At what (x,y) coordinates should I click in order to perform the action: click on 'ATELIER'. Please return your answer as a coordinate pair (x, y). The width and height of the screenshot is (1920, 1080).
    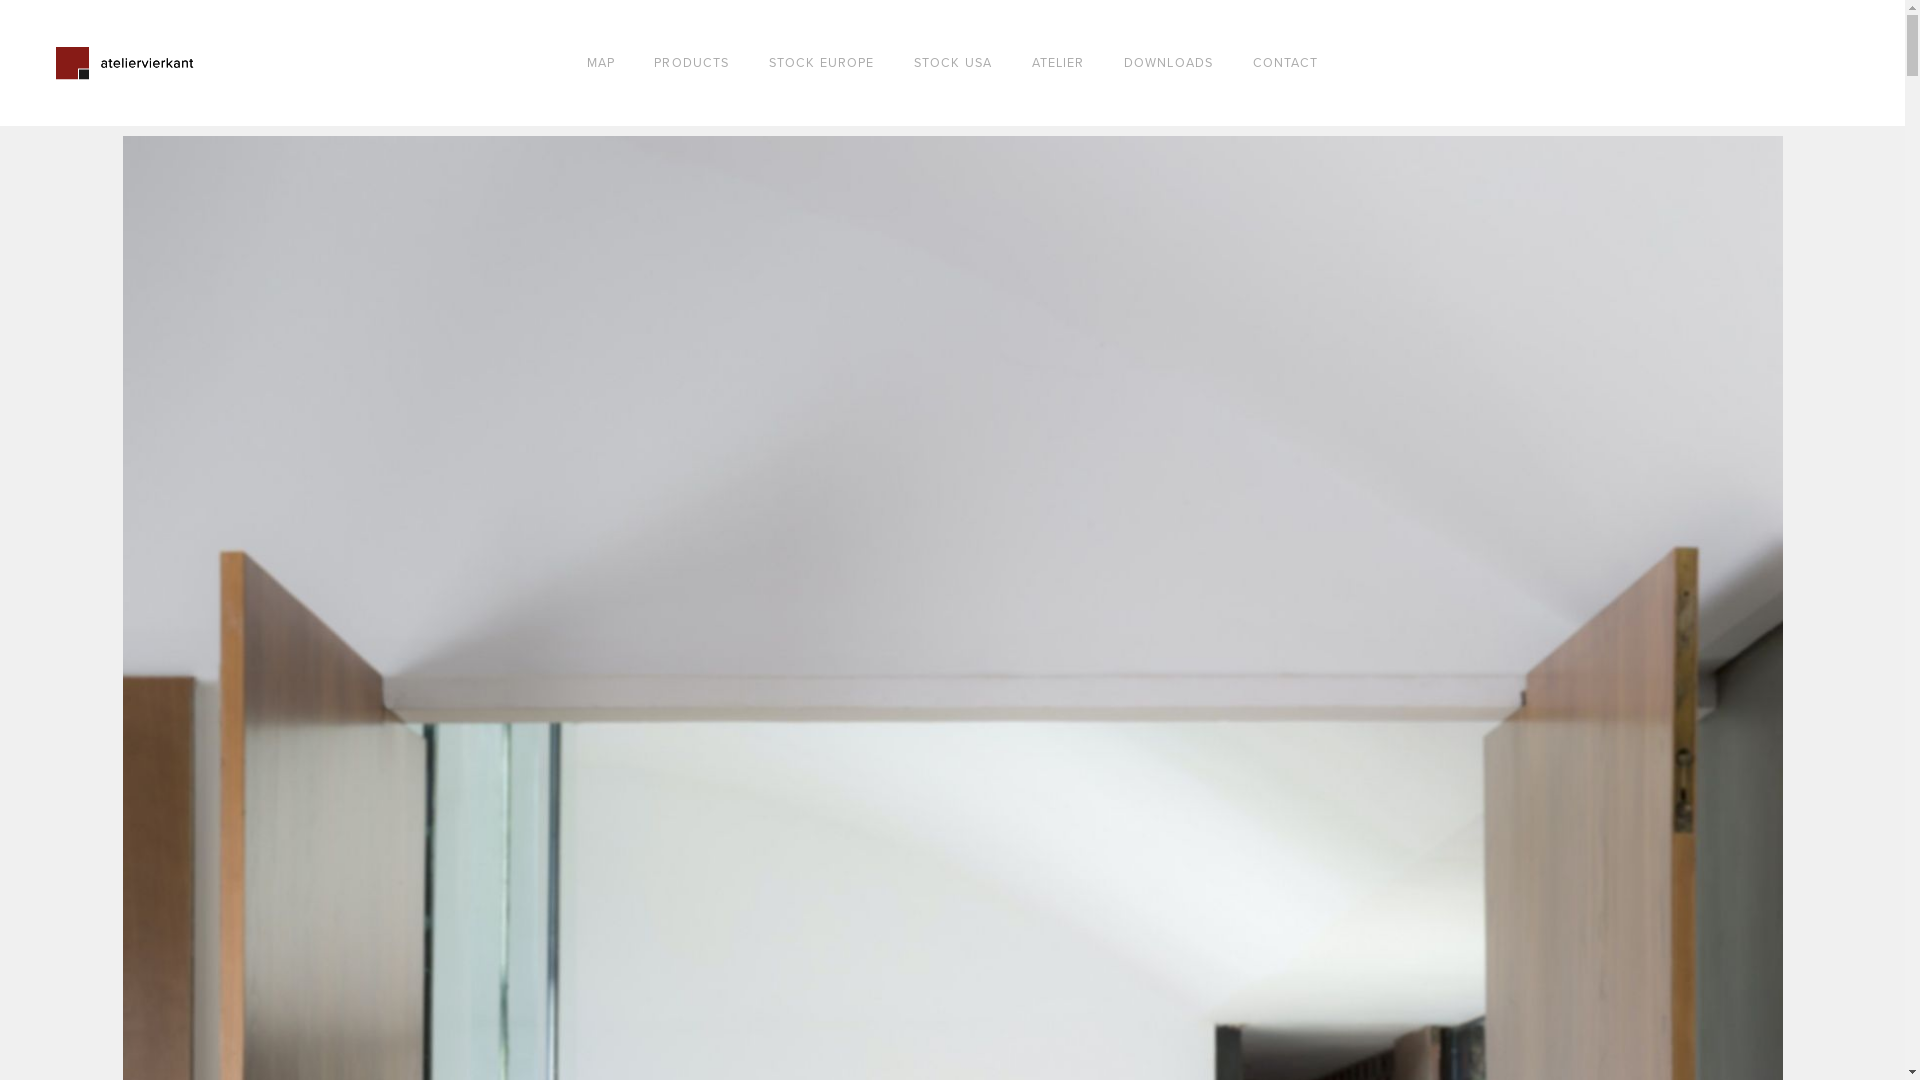
    Looking at the image, I should click on (1057, 62).